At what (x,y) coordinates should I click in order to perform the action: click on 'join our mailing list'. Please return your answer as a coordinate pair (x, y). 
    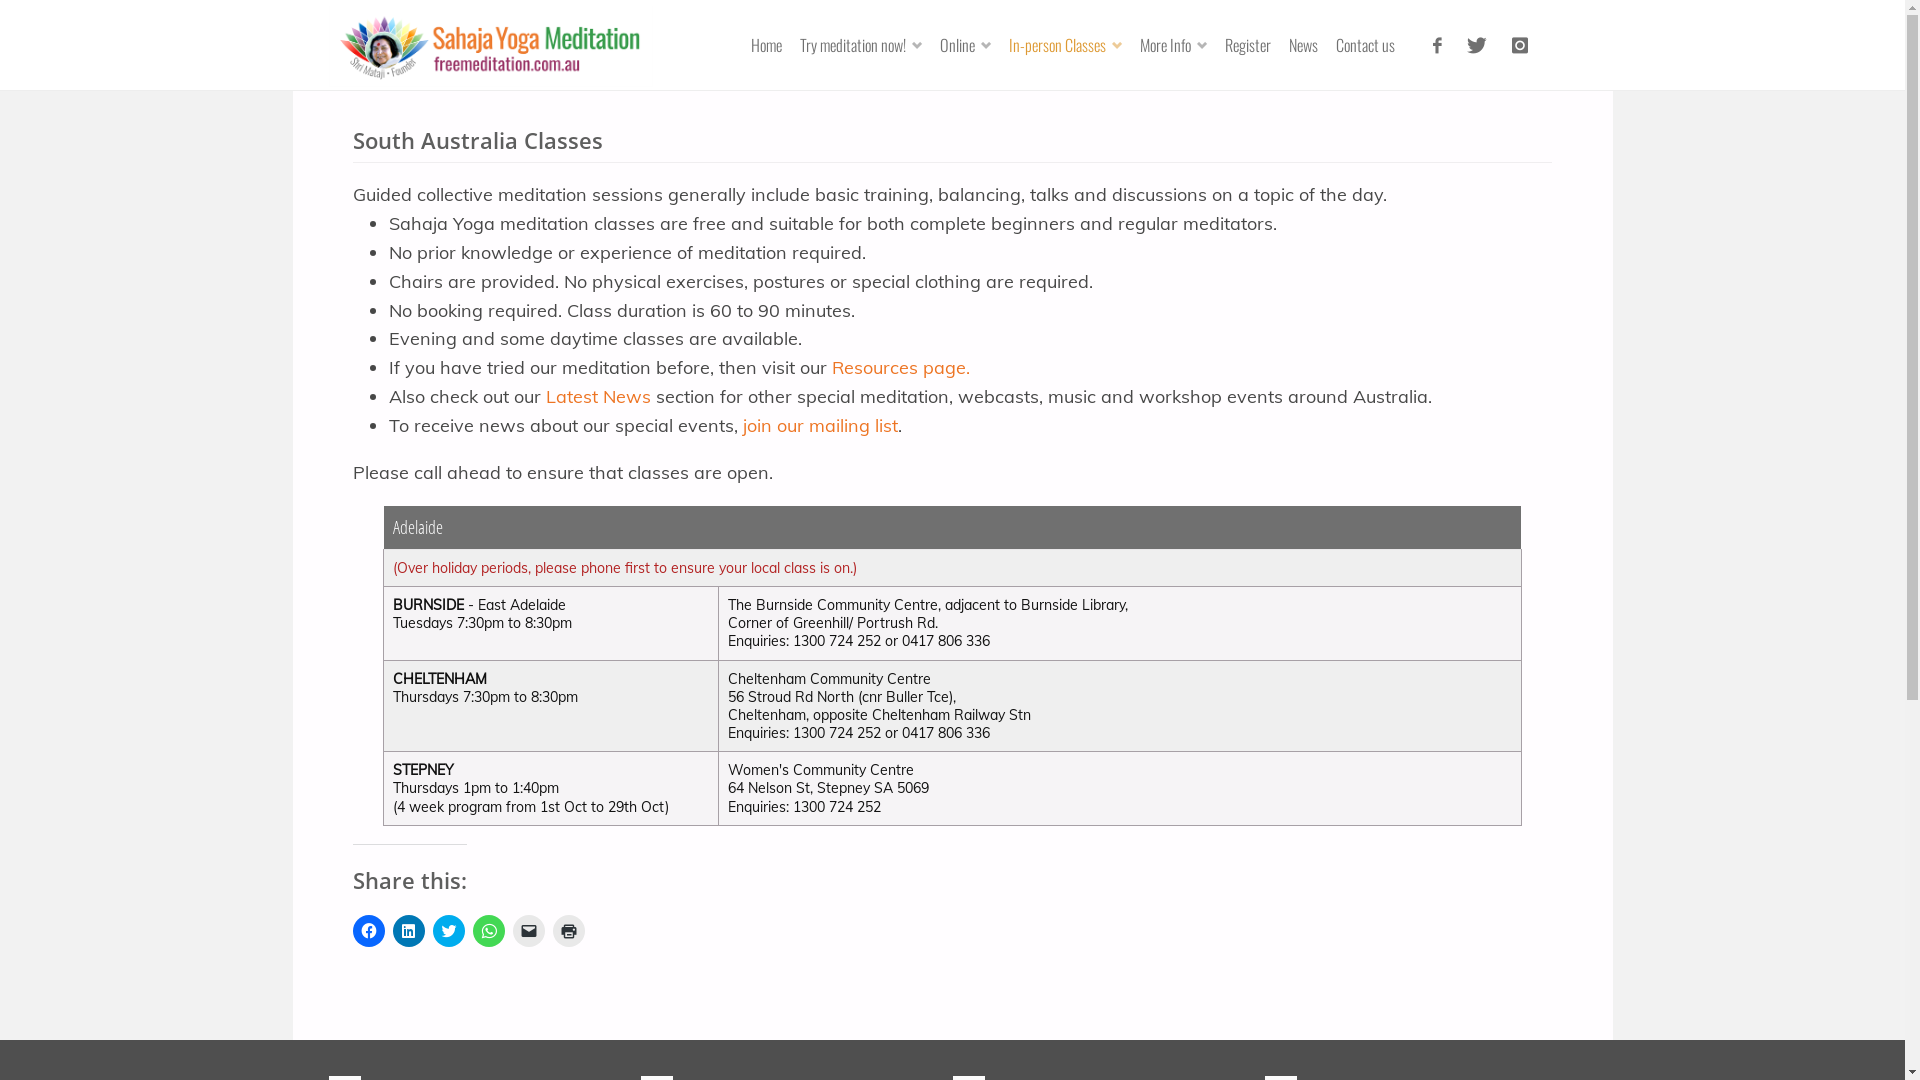
    Looking at the image, I should click on (820, 424).